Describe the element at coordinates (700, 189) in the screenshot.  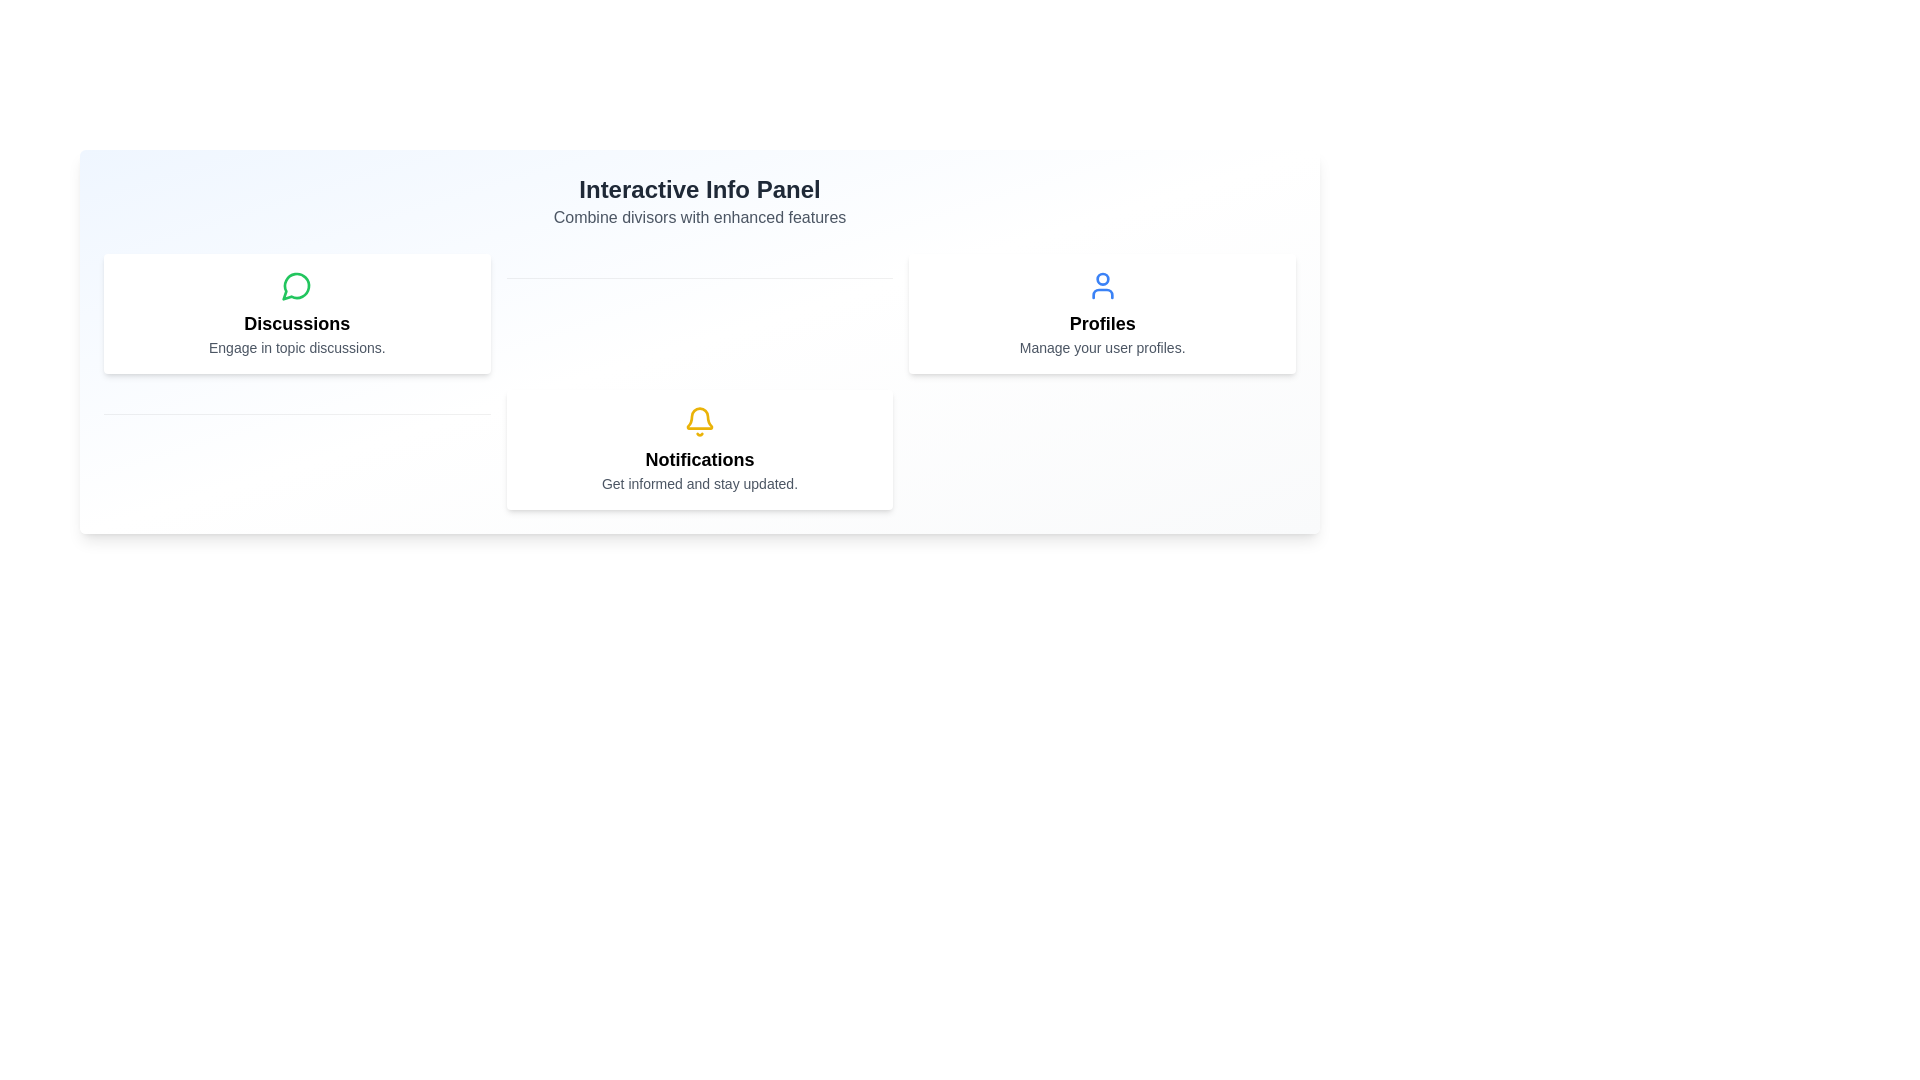
I see `text label that serves as a title or heading for the section, positioned above the subtitle 'Combine divisors with enhanced features'` at that location.